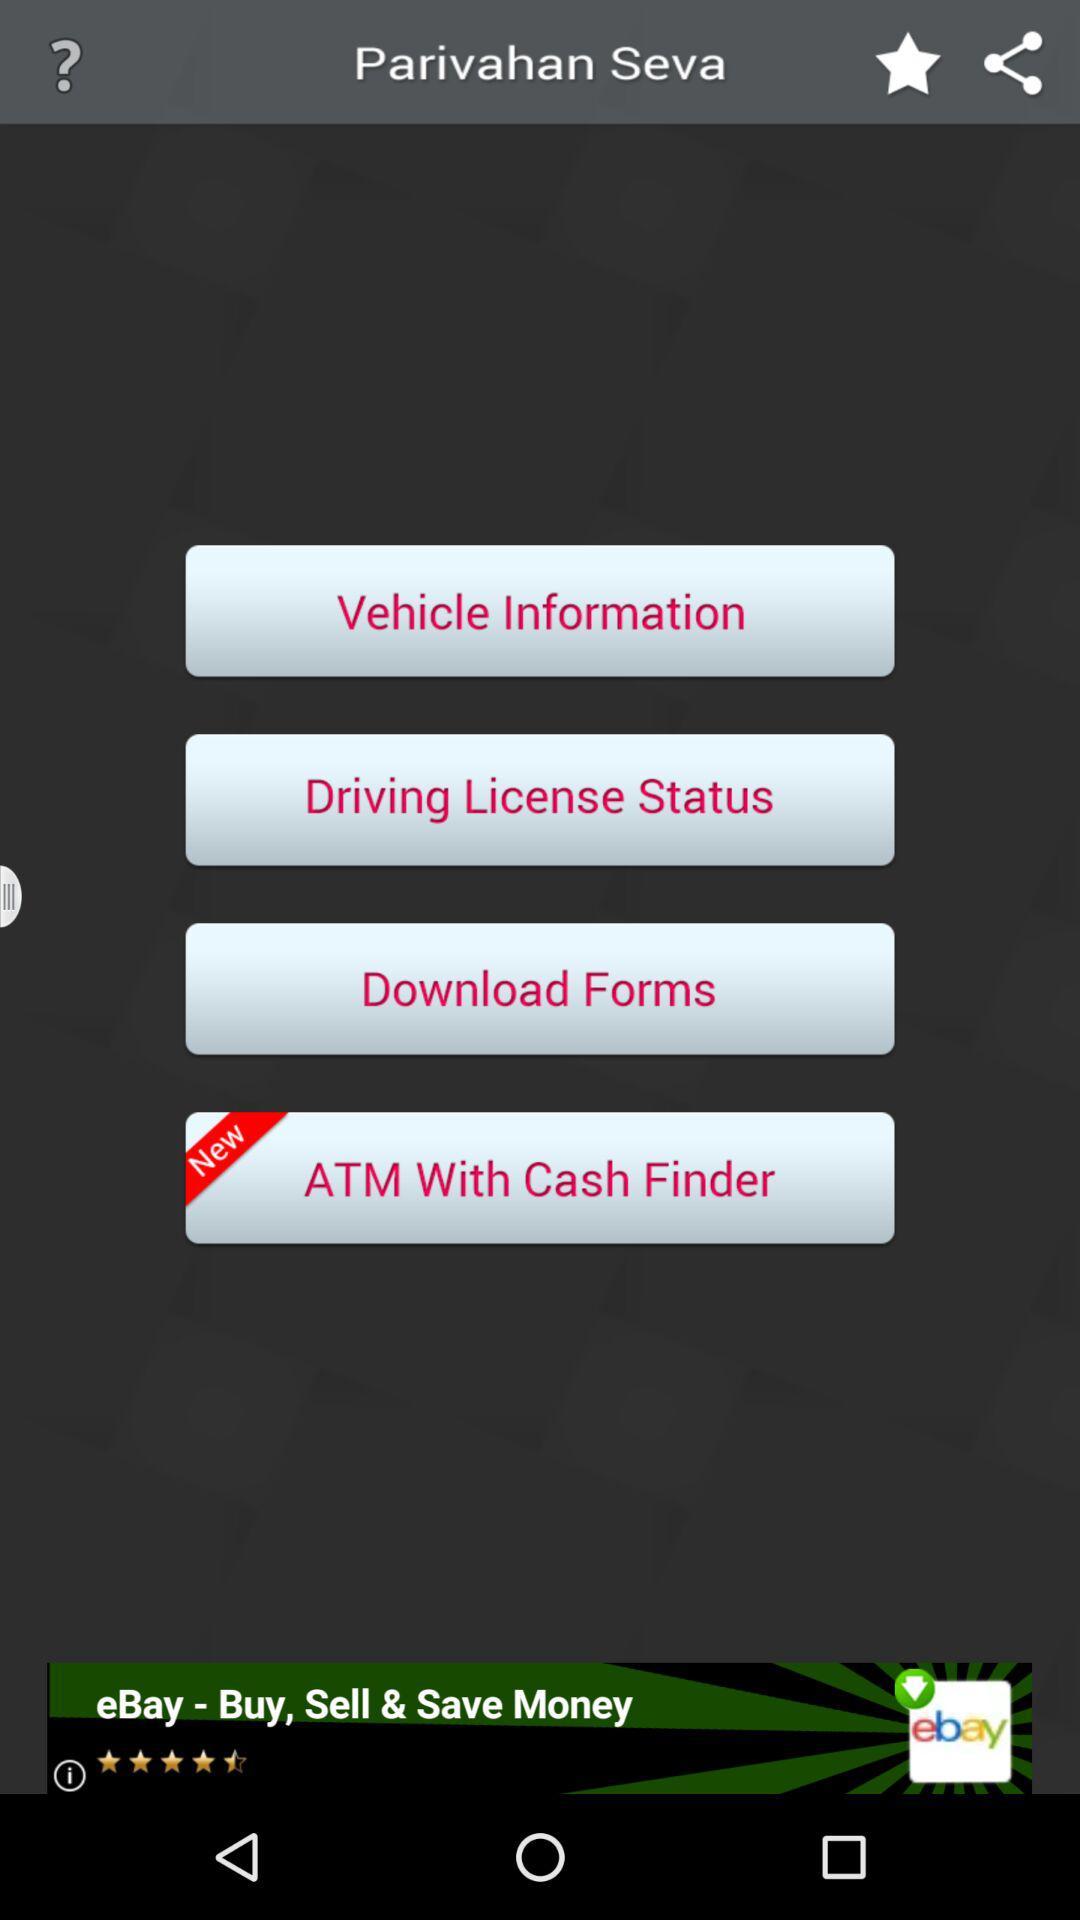  What do you see at coordinates (540, 612) in the screenshot?
I see `informaion about a vehicle` at bounding box center [540, 612].